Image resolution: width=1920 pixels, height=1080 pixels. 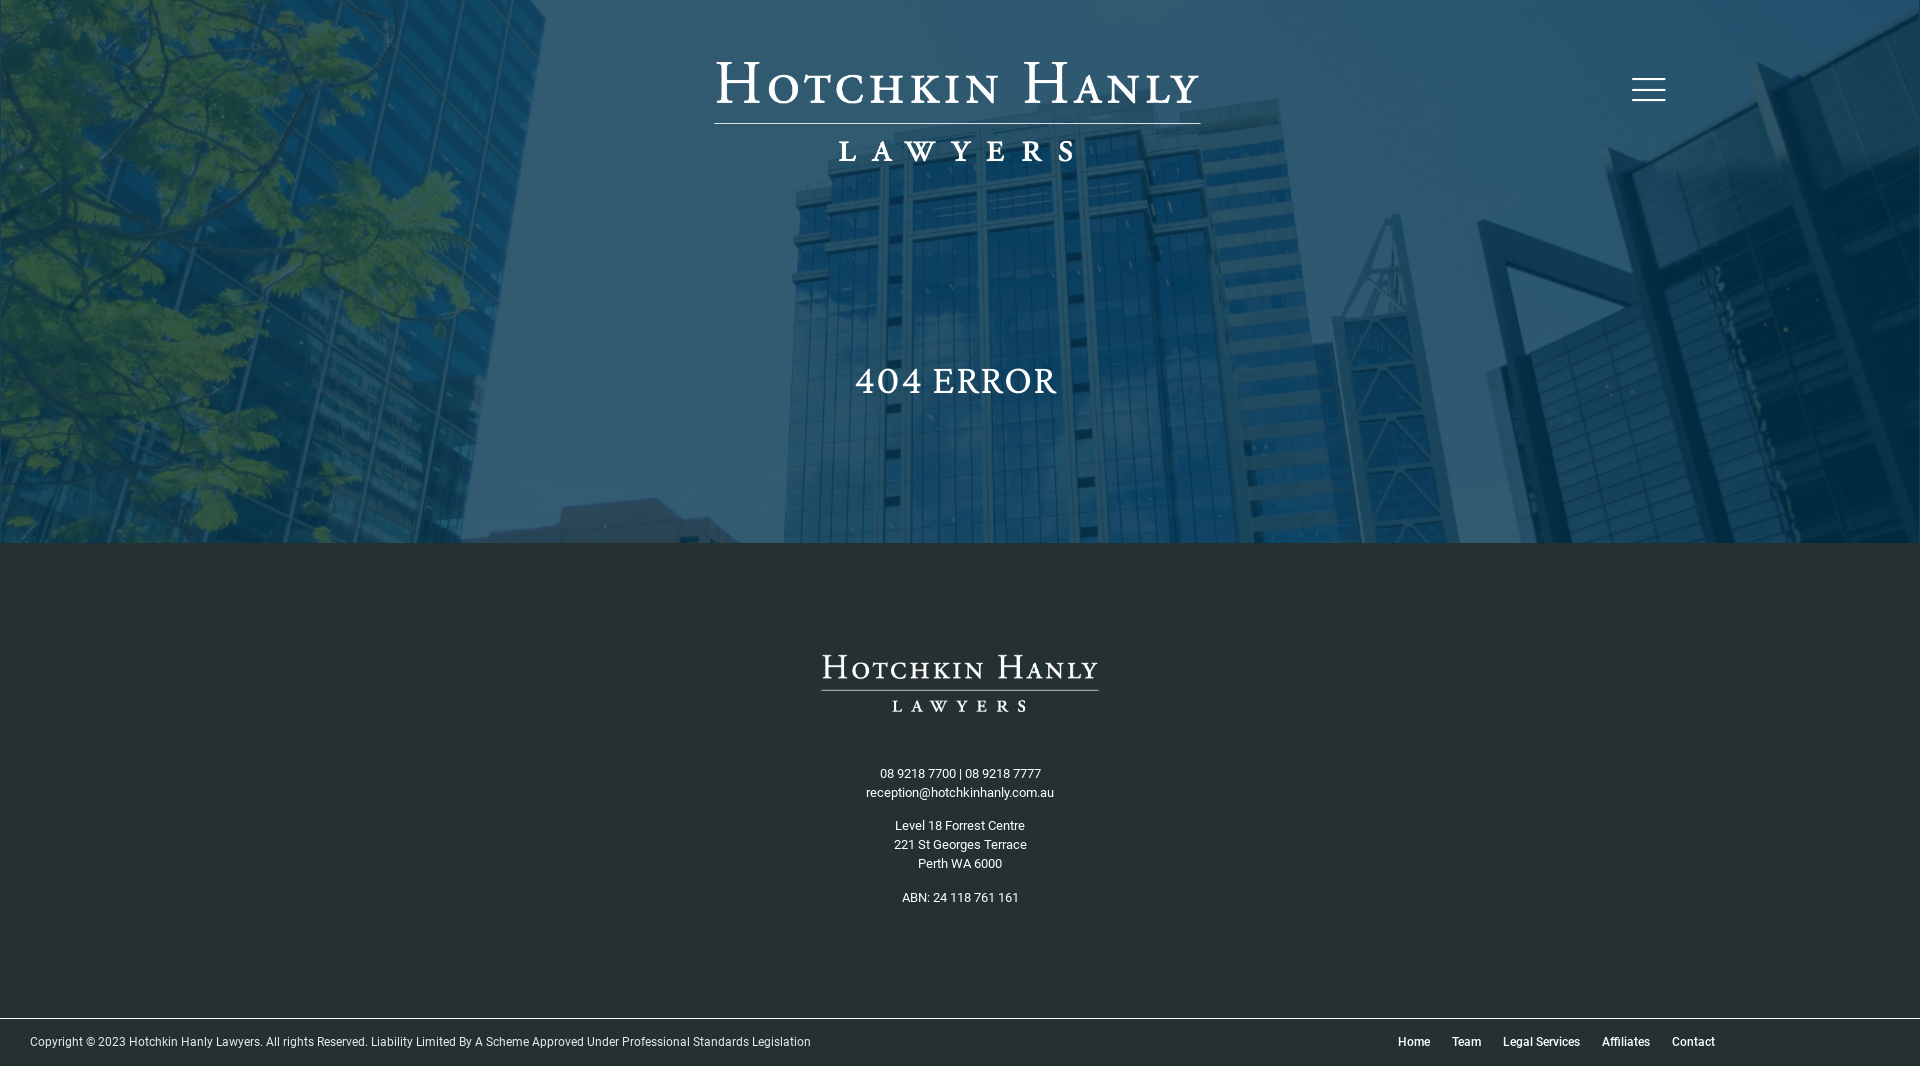 I want to click on 'Contact', so click(x=1692, y=1041).